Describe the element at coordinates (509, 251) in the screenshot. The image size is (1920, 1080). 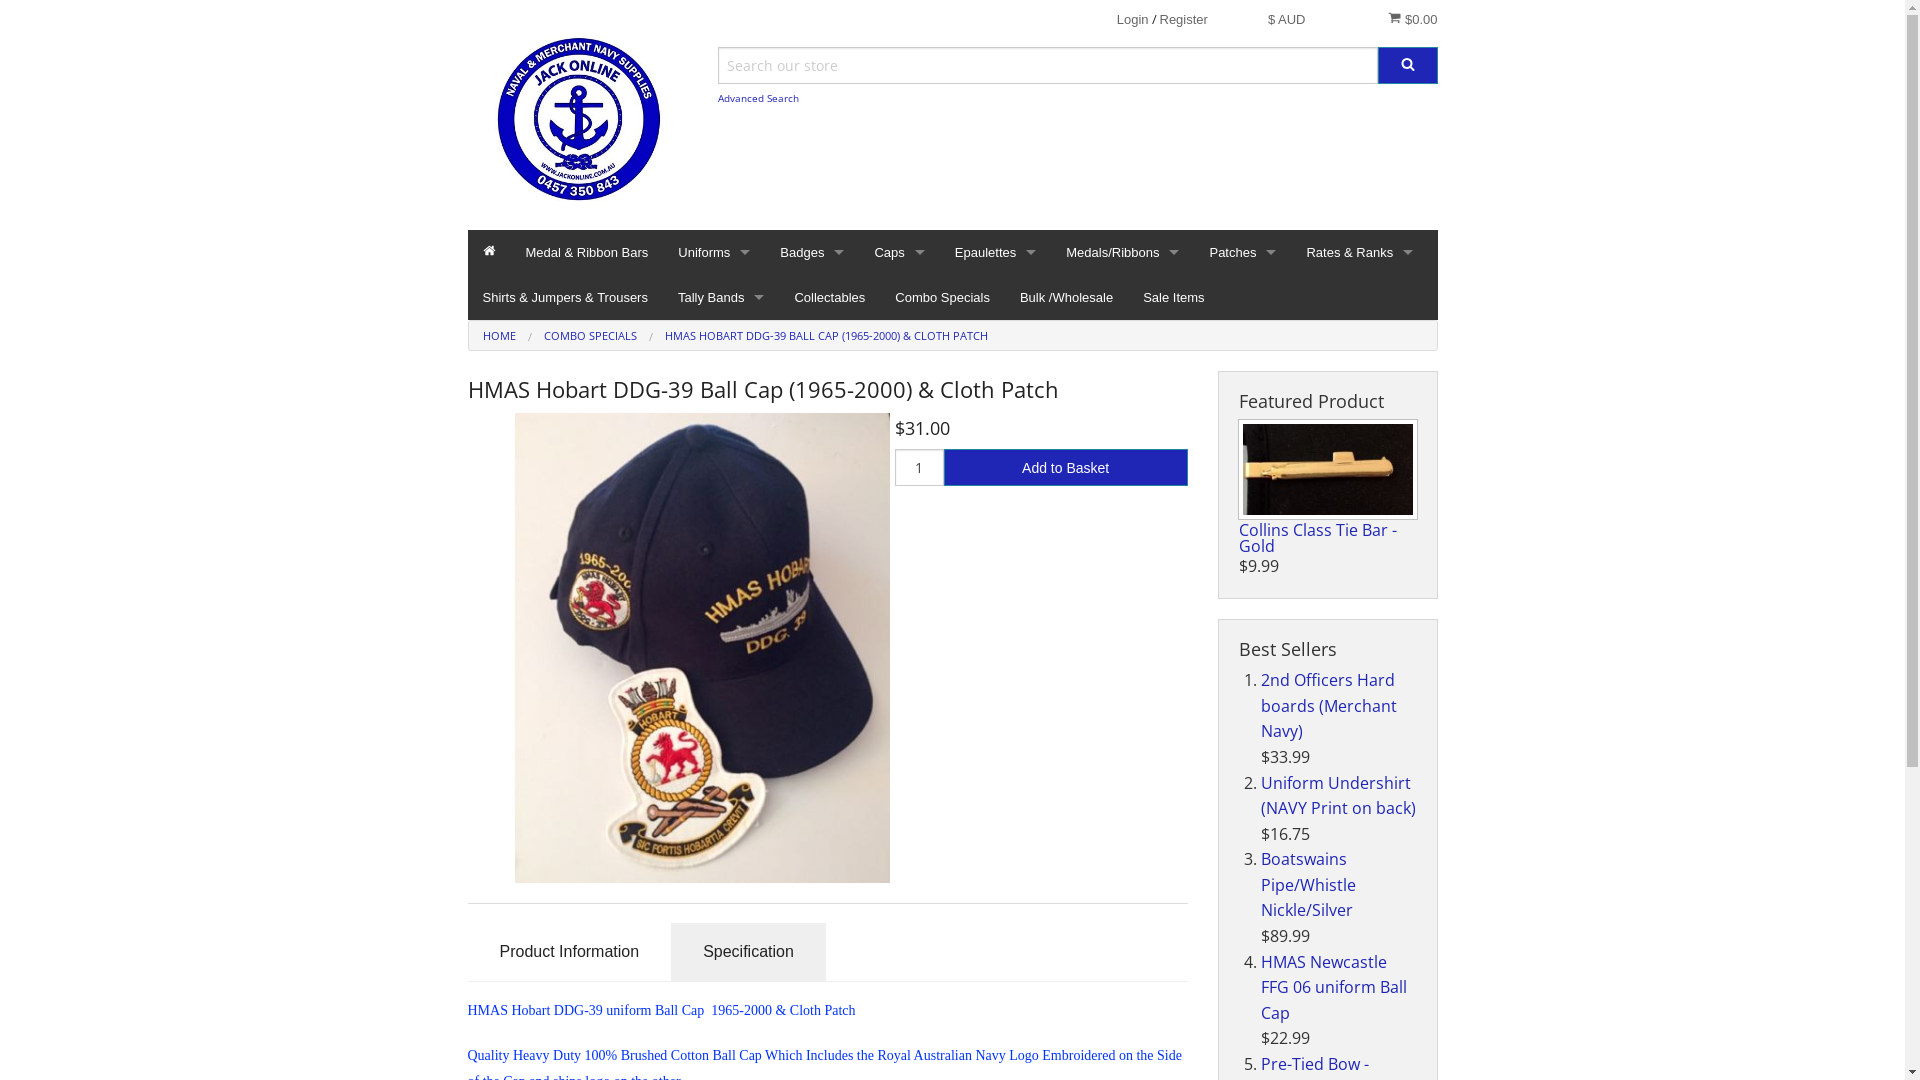
I see `'Medal & Ribbon Bars'` at that location.